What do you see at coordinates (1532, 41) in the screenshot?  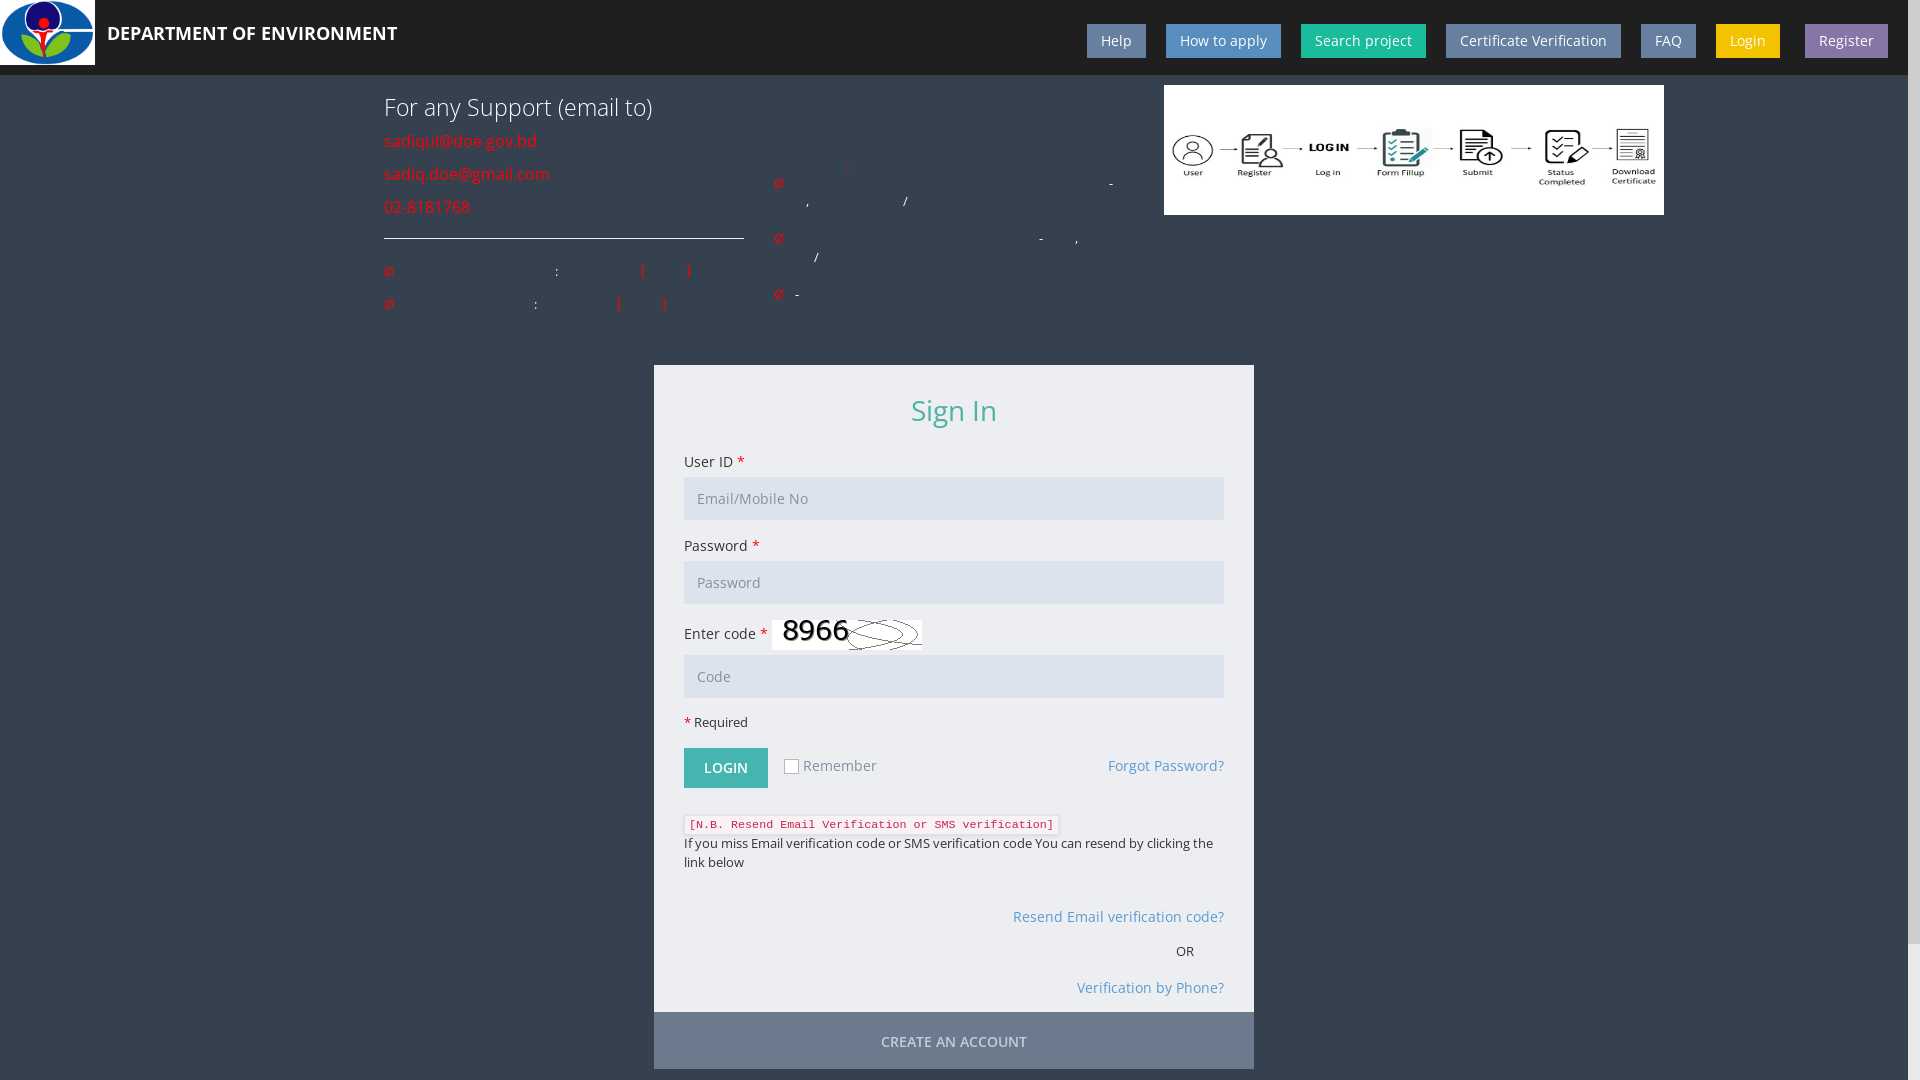 I see `'Certificate Verification'` at bounding box center [1532, 41].